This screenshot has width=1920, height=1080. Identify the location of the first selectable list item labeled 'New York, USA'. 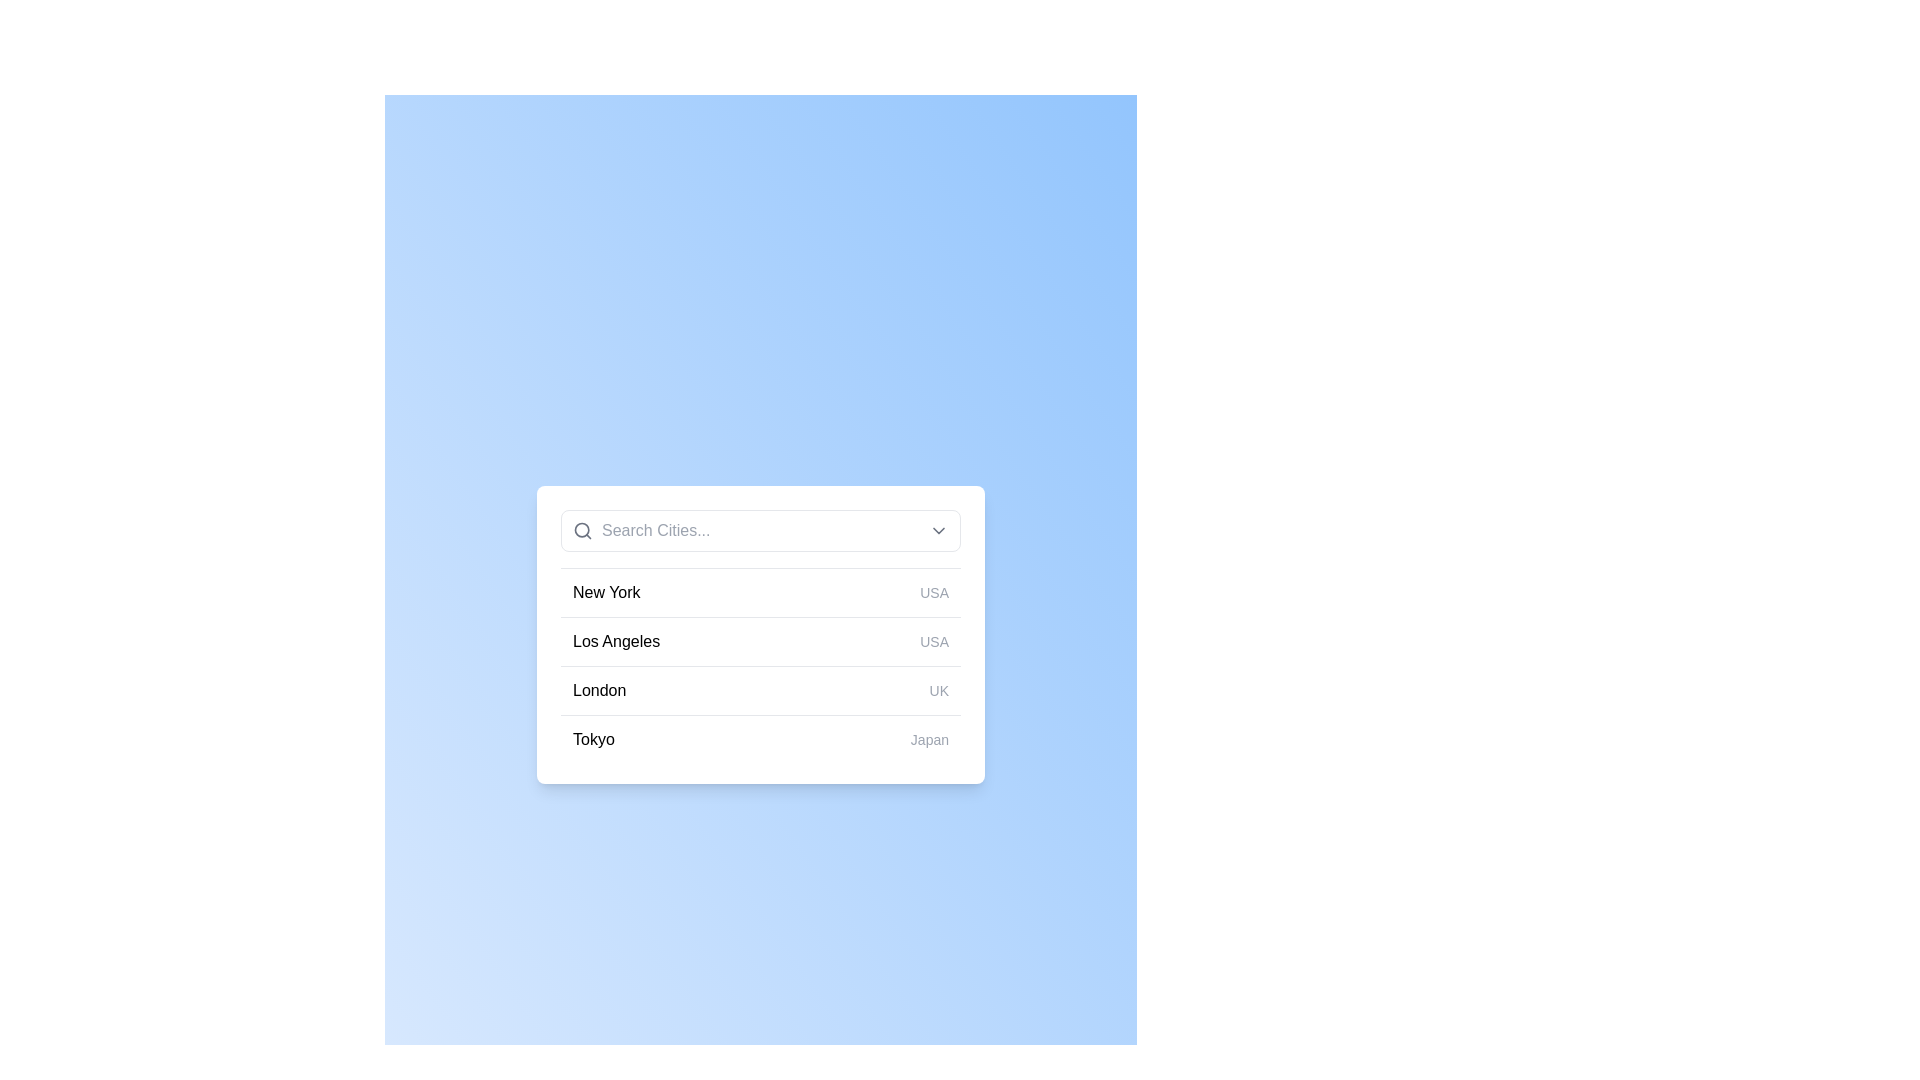
(760, 592).